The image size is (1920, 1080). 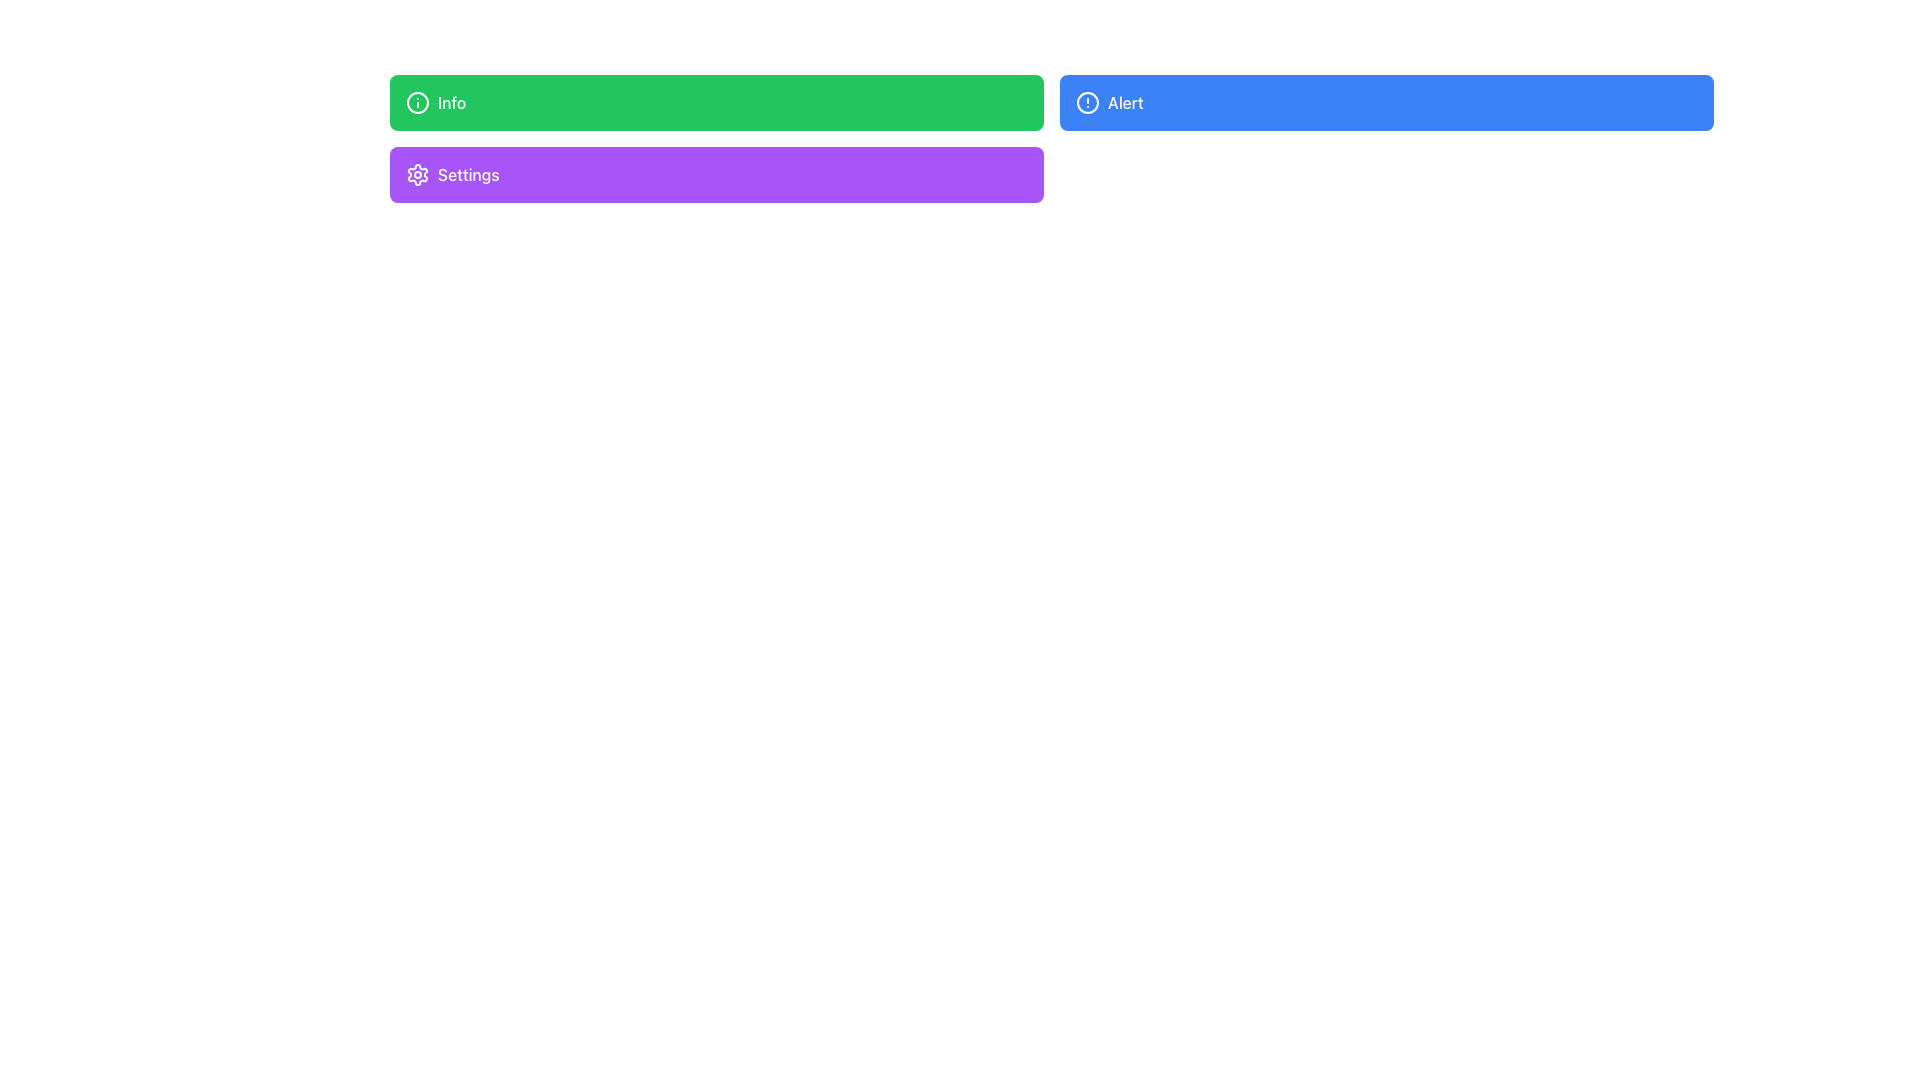 I want to click on the text 'Alert' which is located within the blue button in the upper right section of the layout, indicating the button's function, so click(x=1125, y=103).